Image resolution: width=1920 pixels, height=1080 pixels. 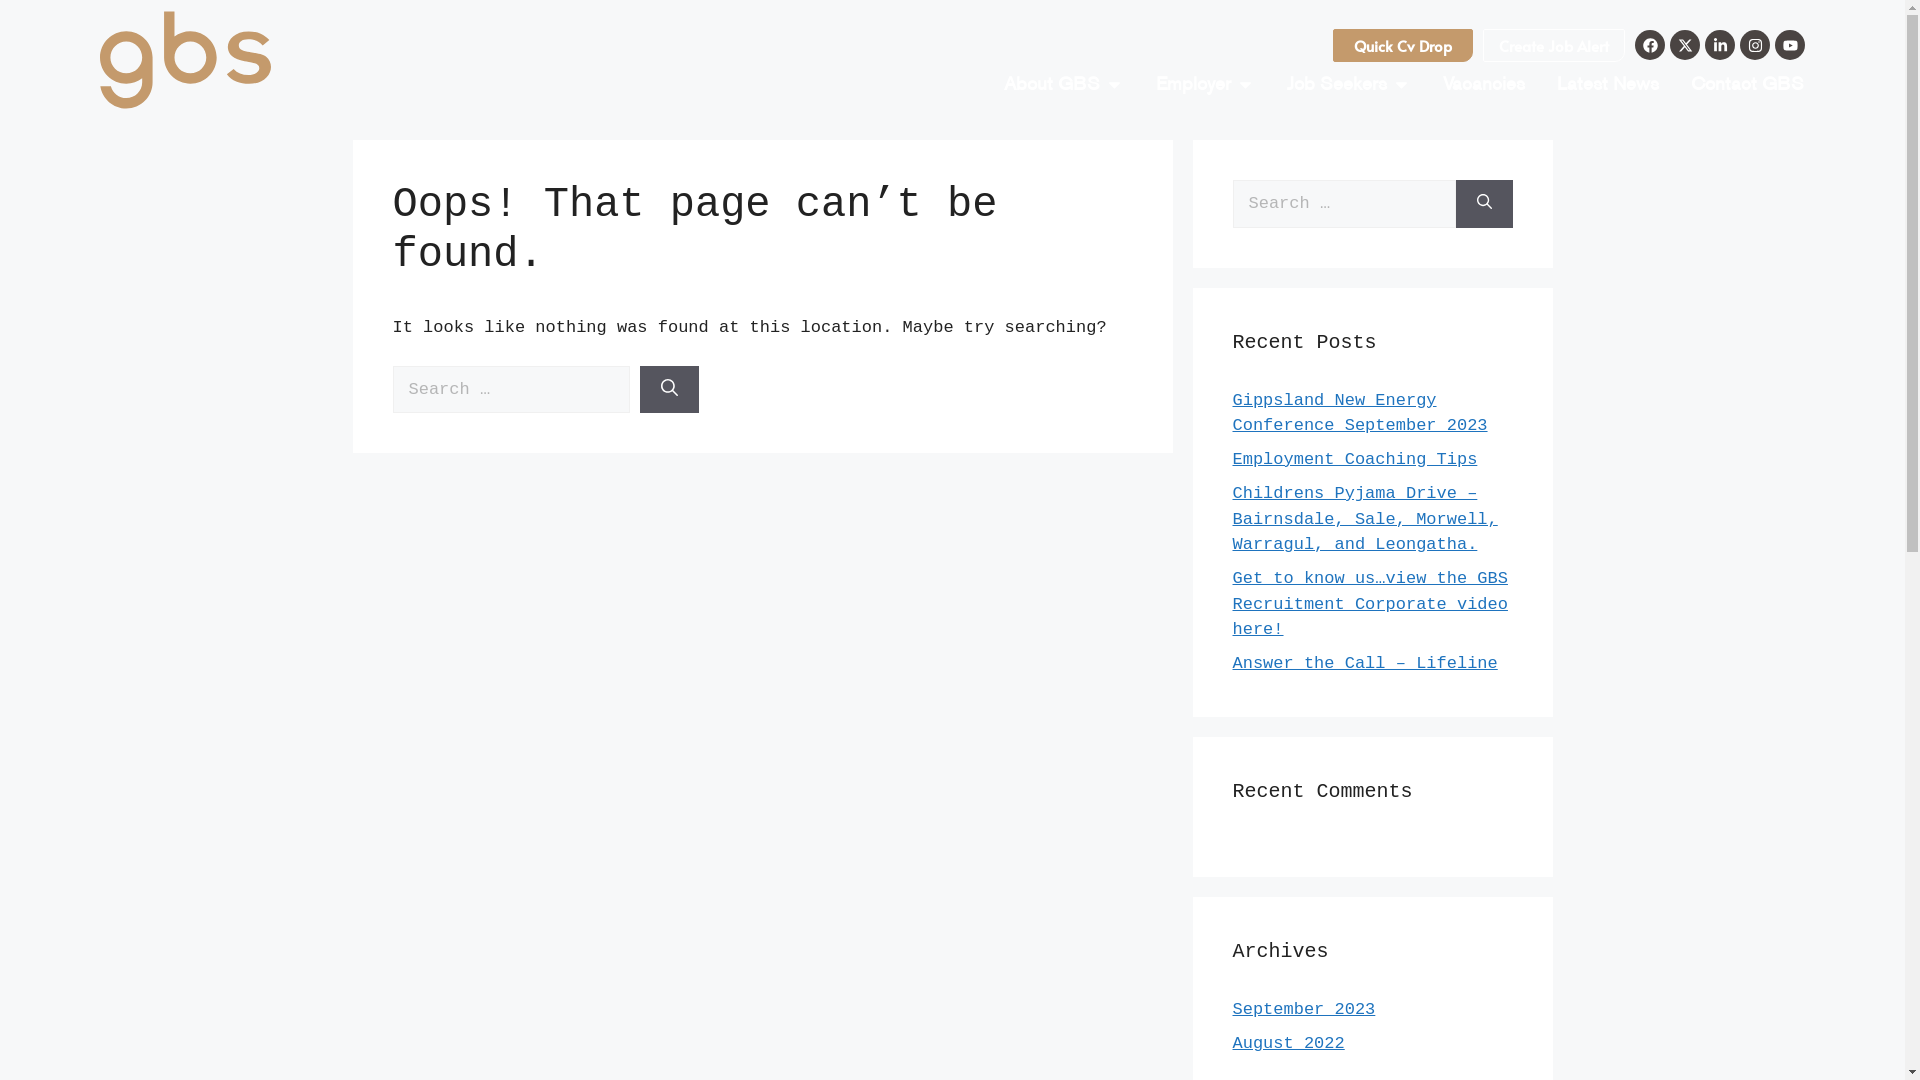 I want to click on 'September 2023', so click(x=1303, y=1009).